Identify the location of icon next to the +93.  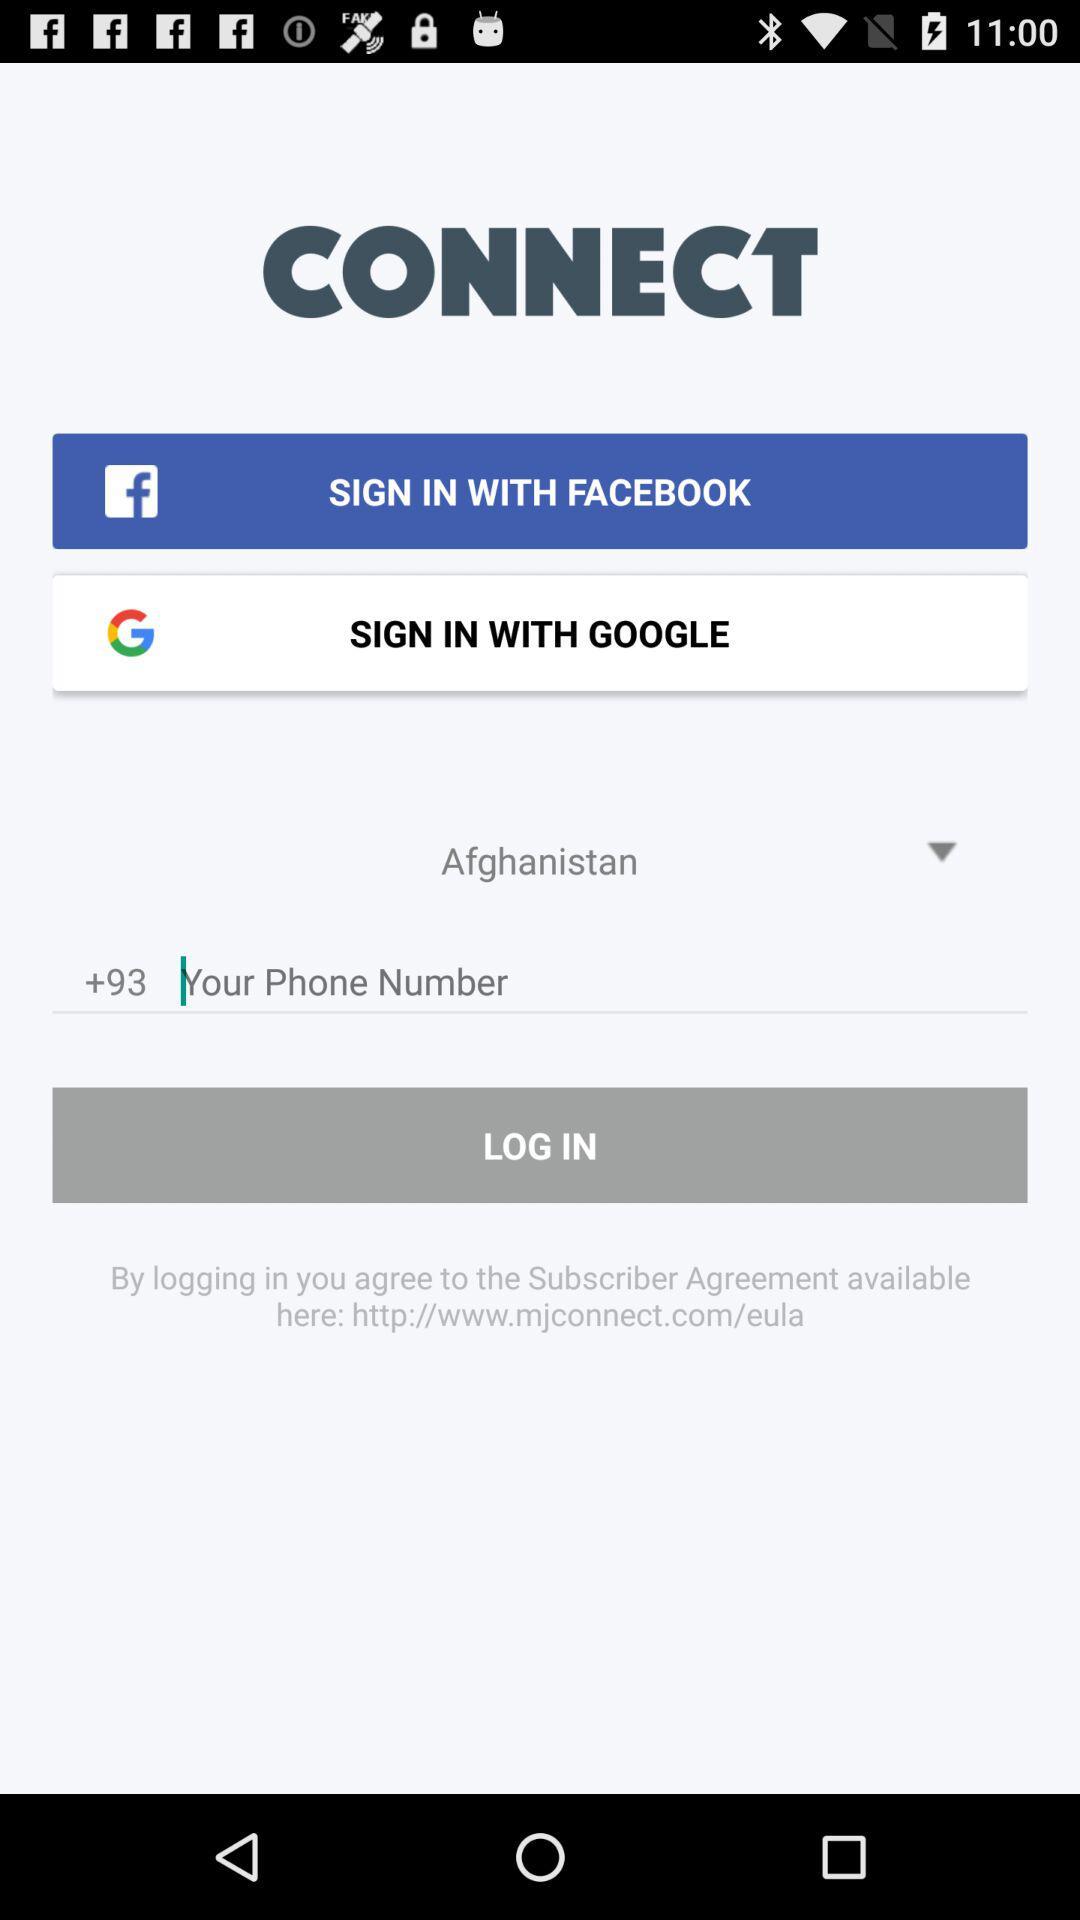
(603, 986).